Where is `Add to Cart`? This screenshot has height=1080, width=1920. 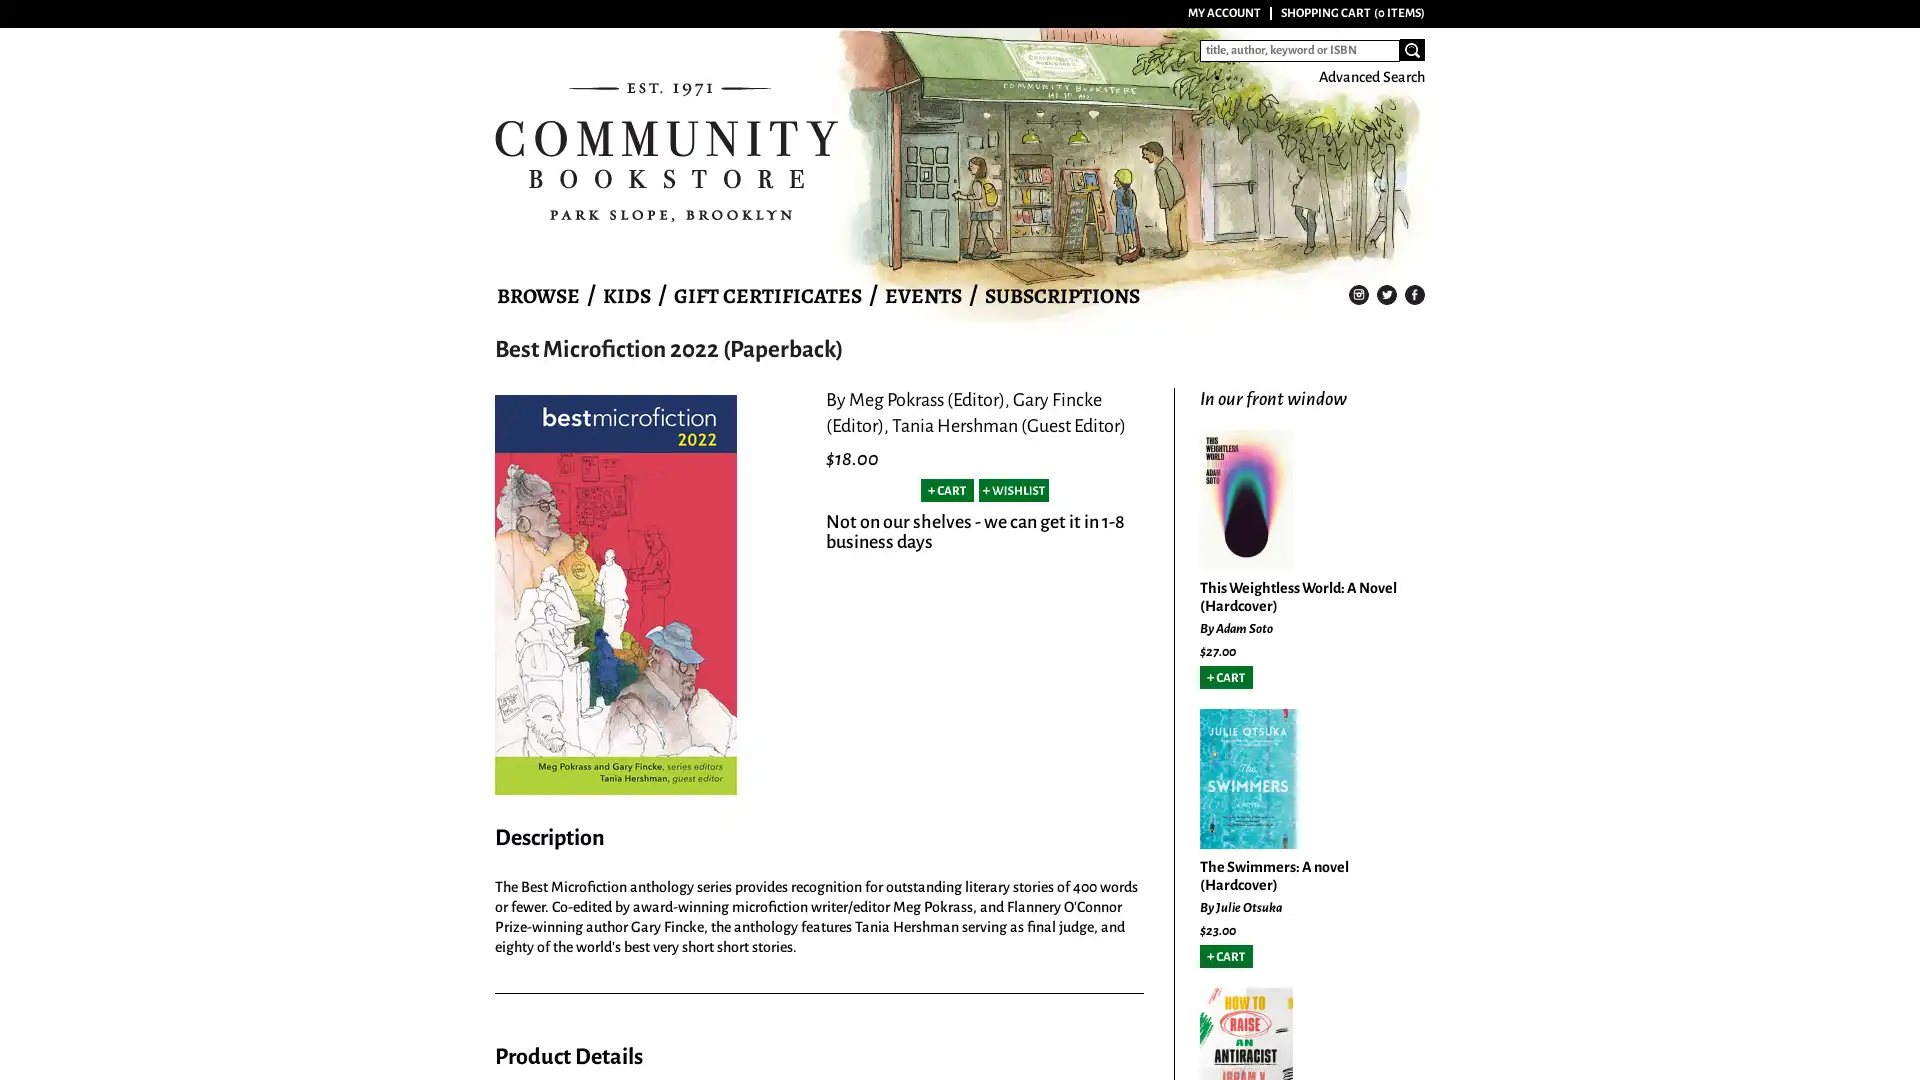
Add to Cart is located at coordinates (946, 490).